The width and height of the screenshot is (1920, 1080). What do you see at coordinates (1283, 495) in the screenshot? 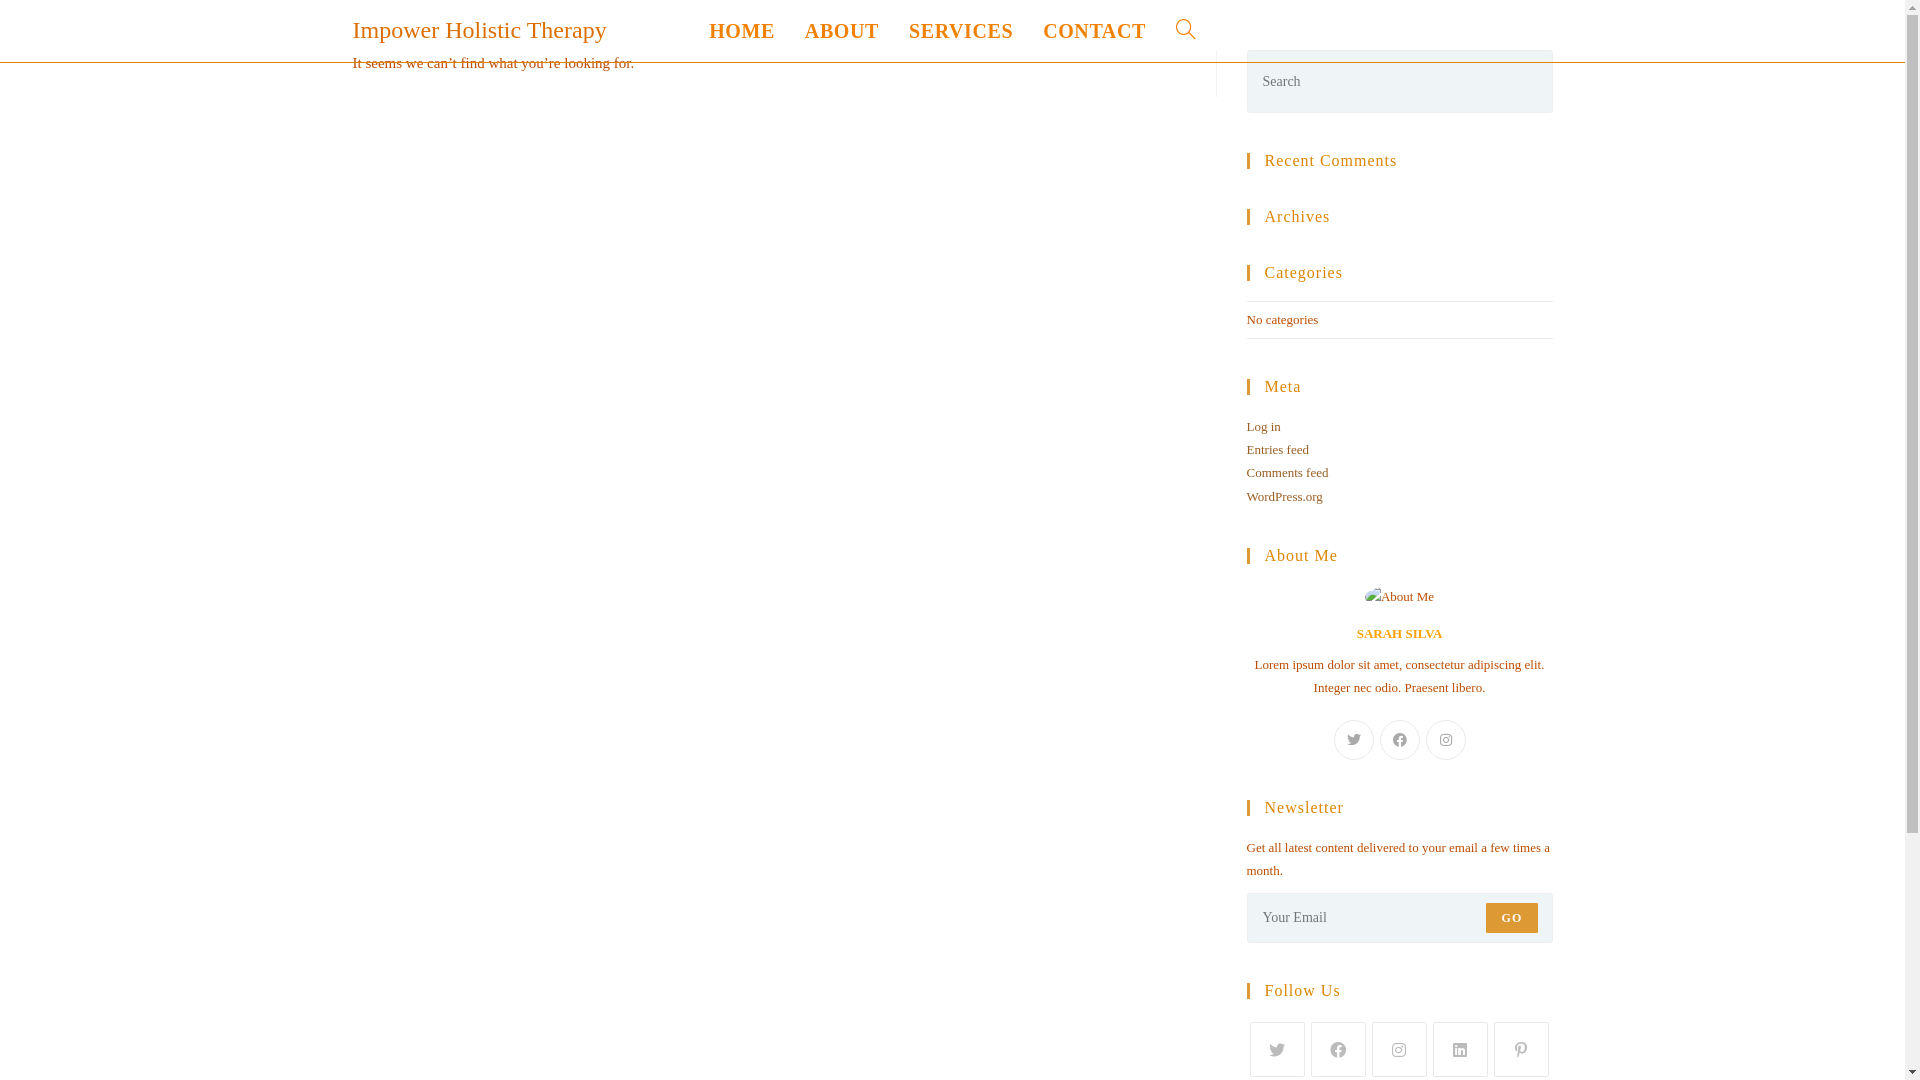
I see `'WordPress.org'` at bounding box center [1283, 495].